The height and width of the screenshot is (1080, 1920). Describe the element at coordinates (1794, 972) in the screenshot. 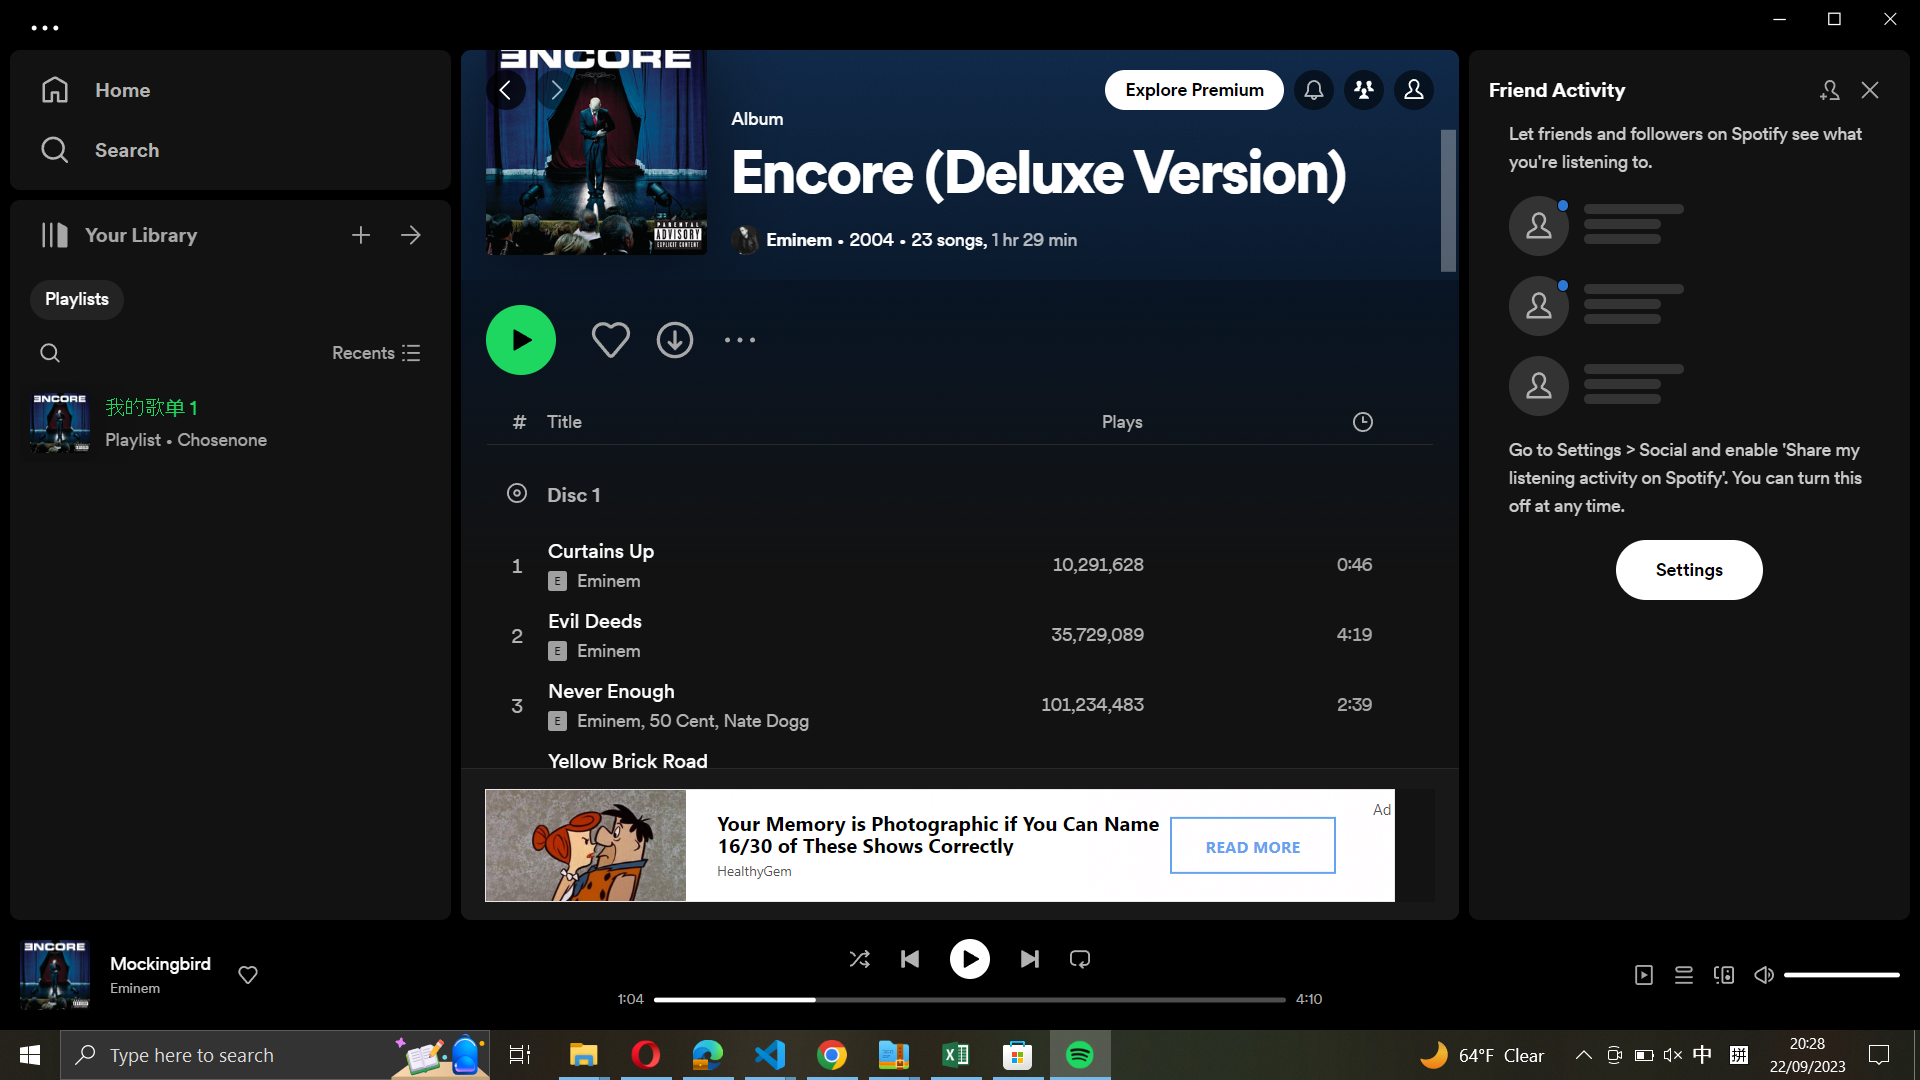

I see `Turn down the audio` at that location.